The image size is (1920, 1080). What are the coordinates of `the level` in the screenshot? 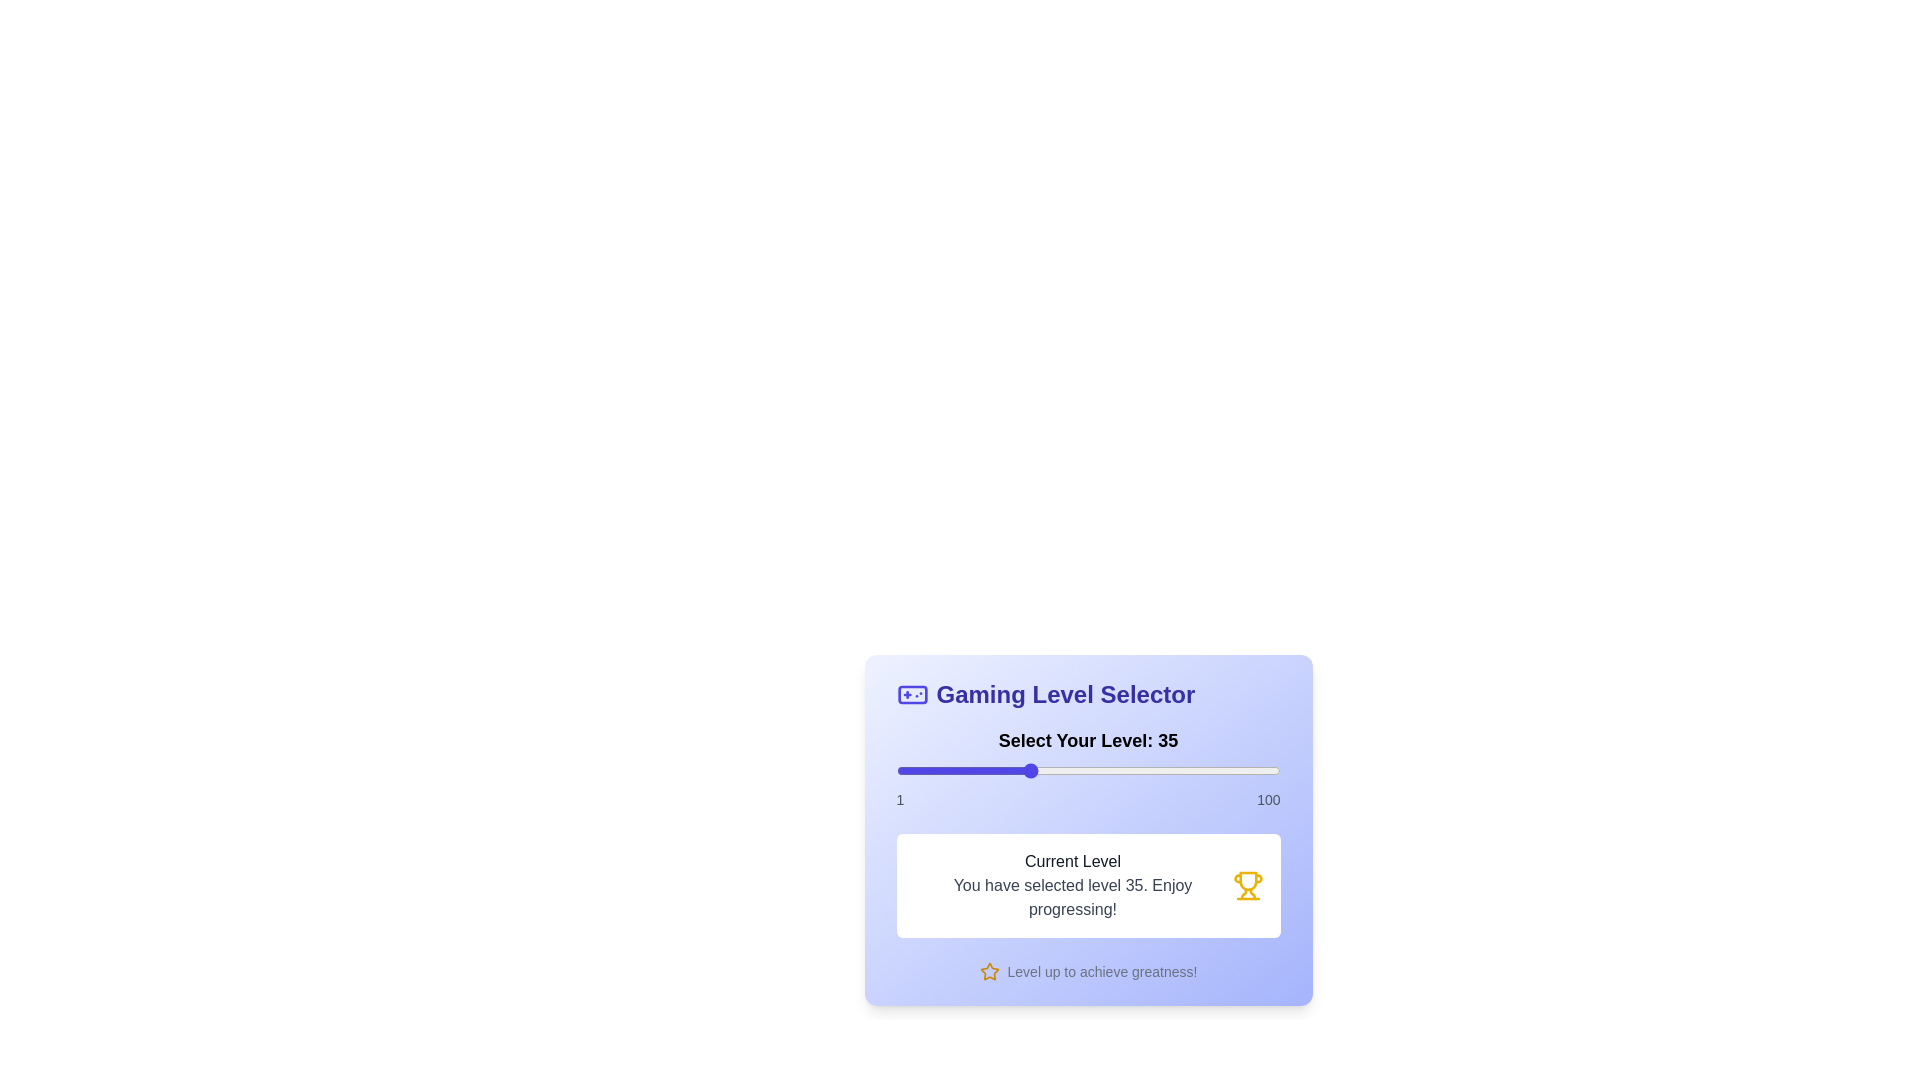 It's located at (957, 770).